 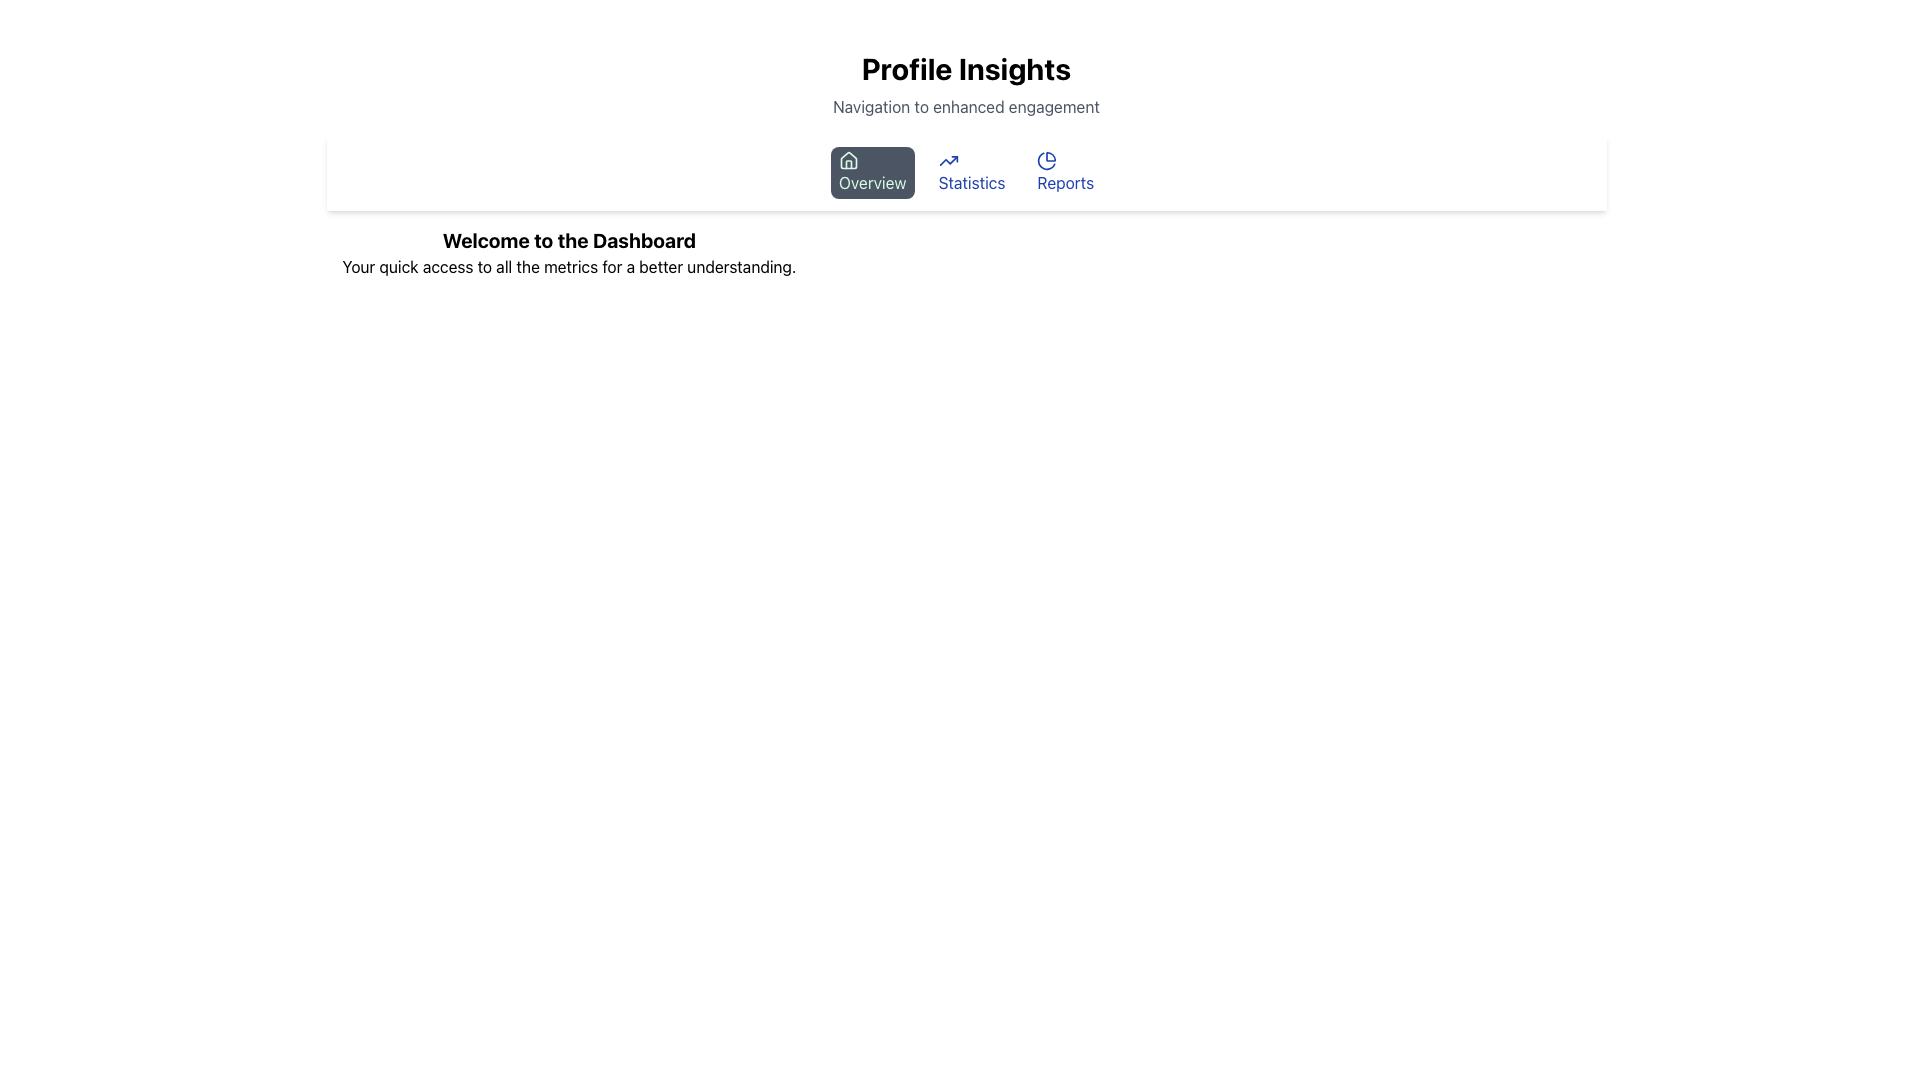 What do you see at coordinates (848, 159) in the screenshot?
I see `'Home' icon element located inside the 'Overview' button in the top navigation bar by using the developer tools` at bounding box center [848, 159].